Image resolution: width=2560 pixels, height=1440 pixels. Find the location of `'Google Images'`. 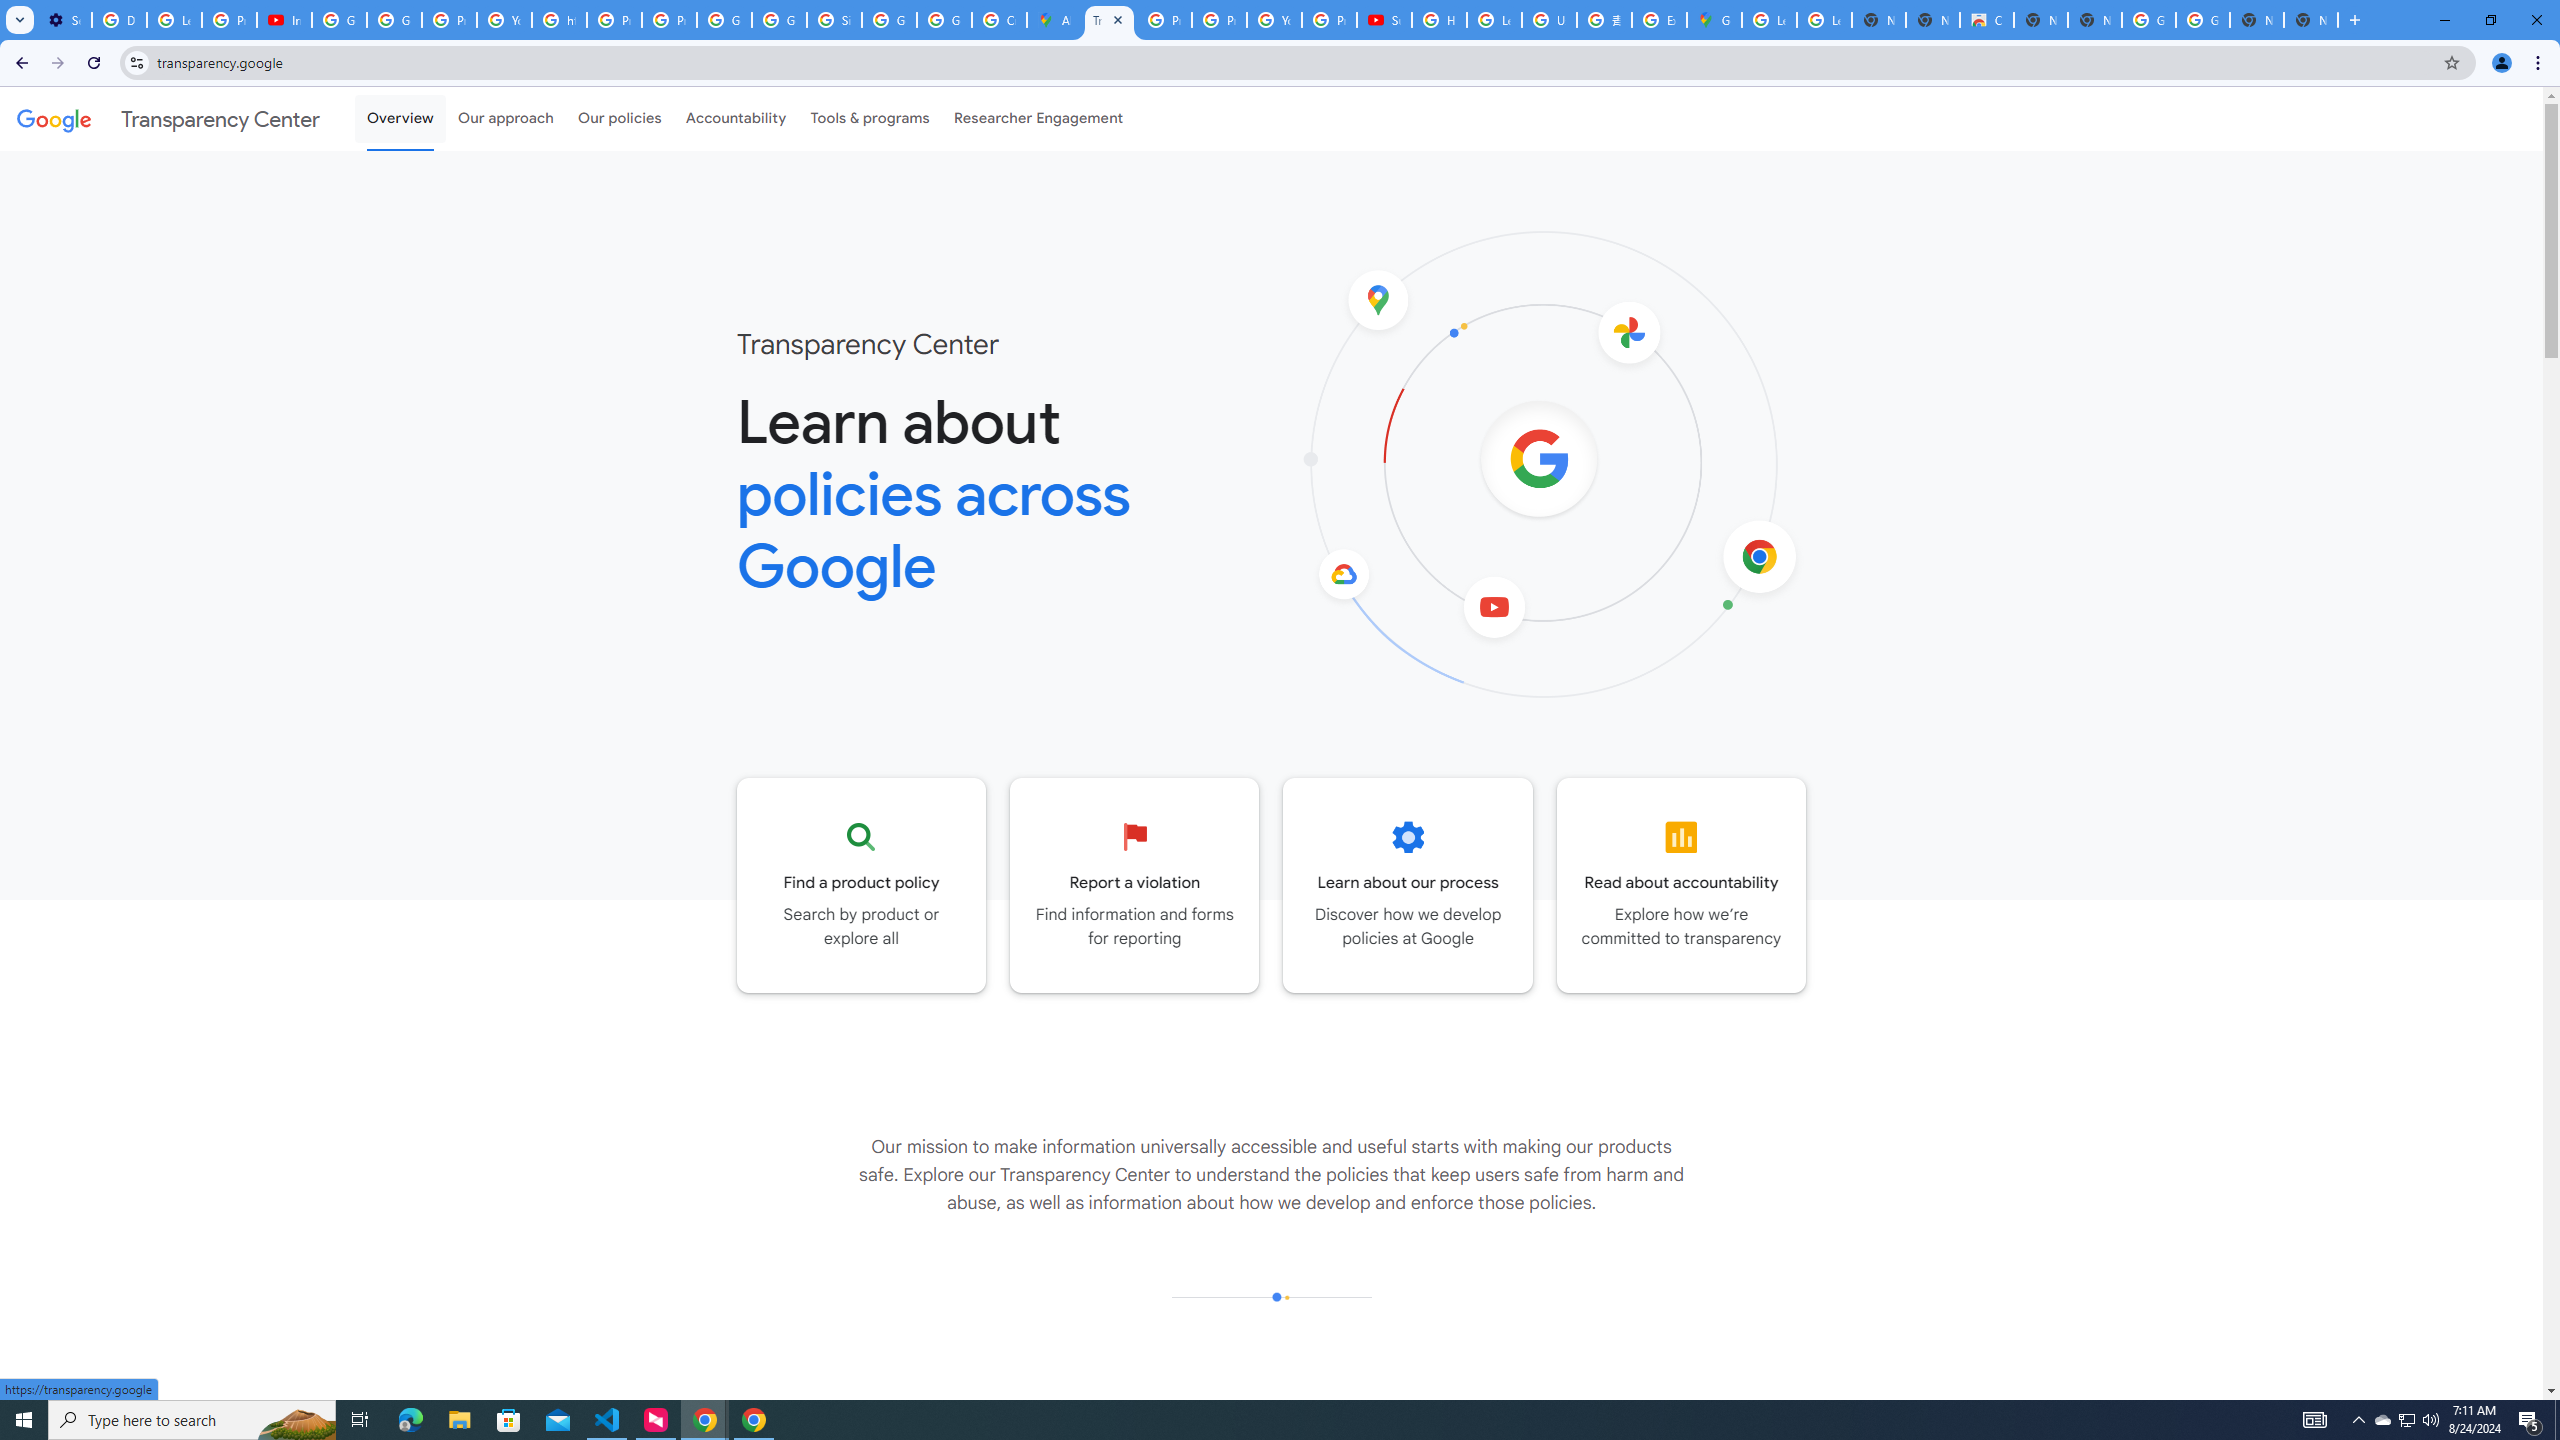

'Google Images' is located at coordinates (2148, 19).